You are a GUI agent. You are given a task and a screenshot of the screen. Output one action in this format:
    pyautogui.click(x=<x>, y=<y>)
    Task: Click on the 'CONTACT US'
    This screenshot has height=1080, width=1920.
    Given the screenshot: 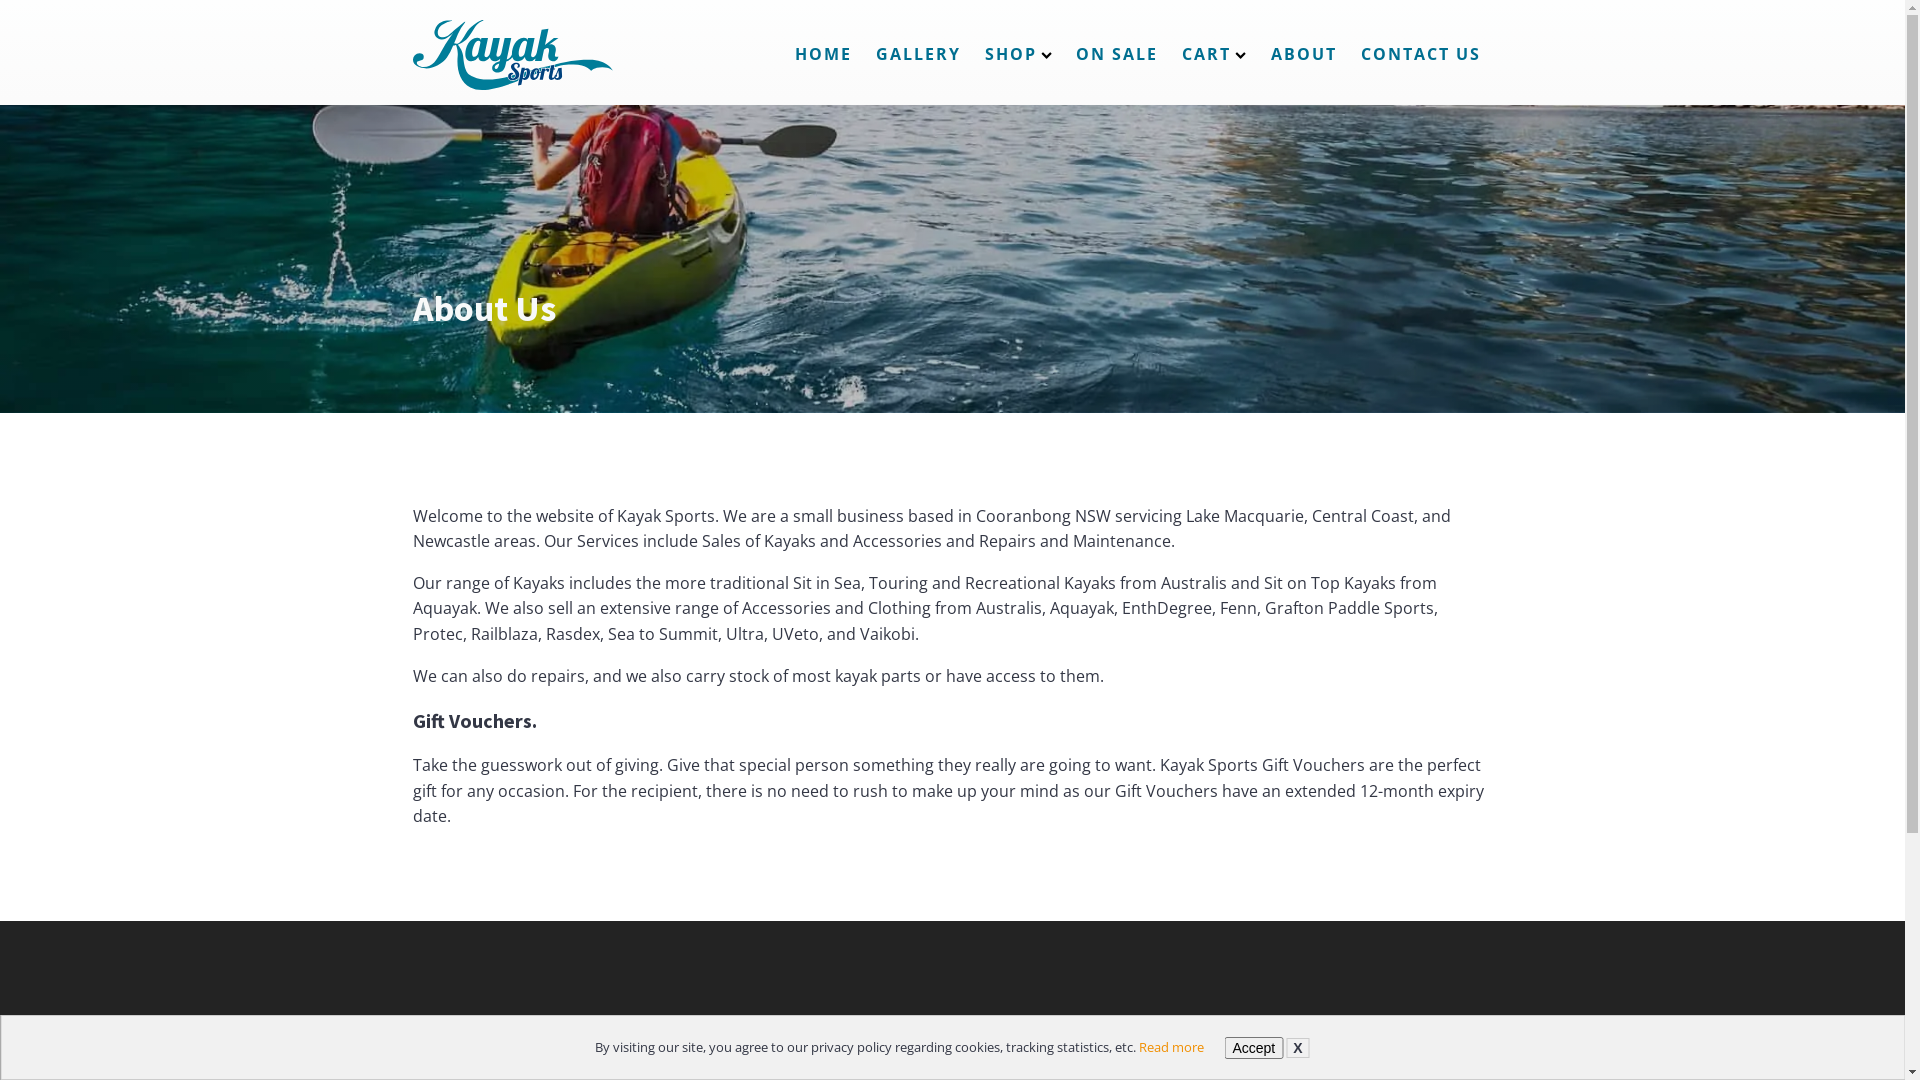 What is the action you would take?
    pyautogui.click(x=1348, y=53)
    